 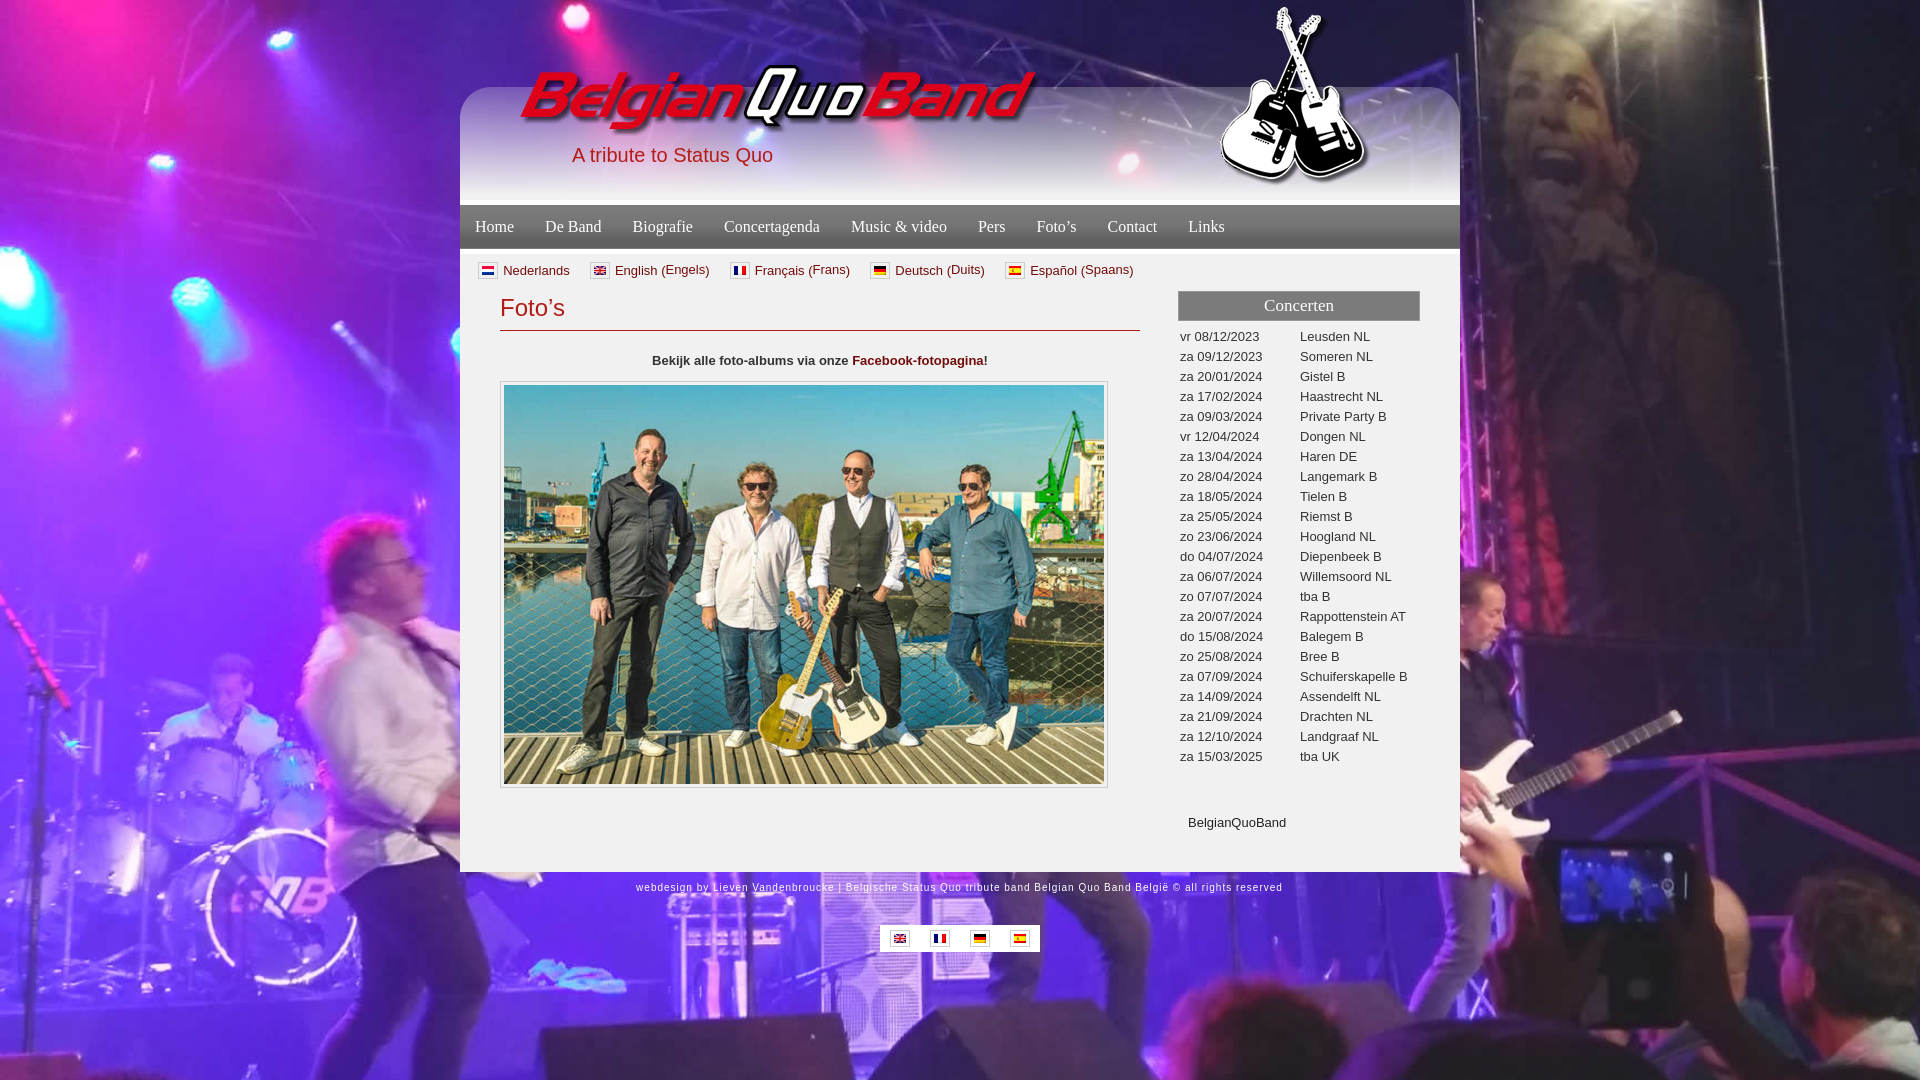 What do you see at coordinates (771, 226) in the screenshot?
I see `'Concertagenda'` at bounding box center [771, 226].